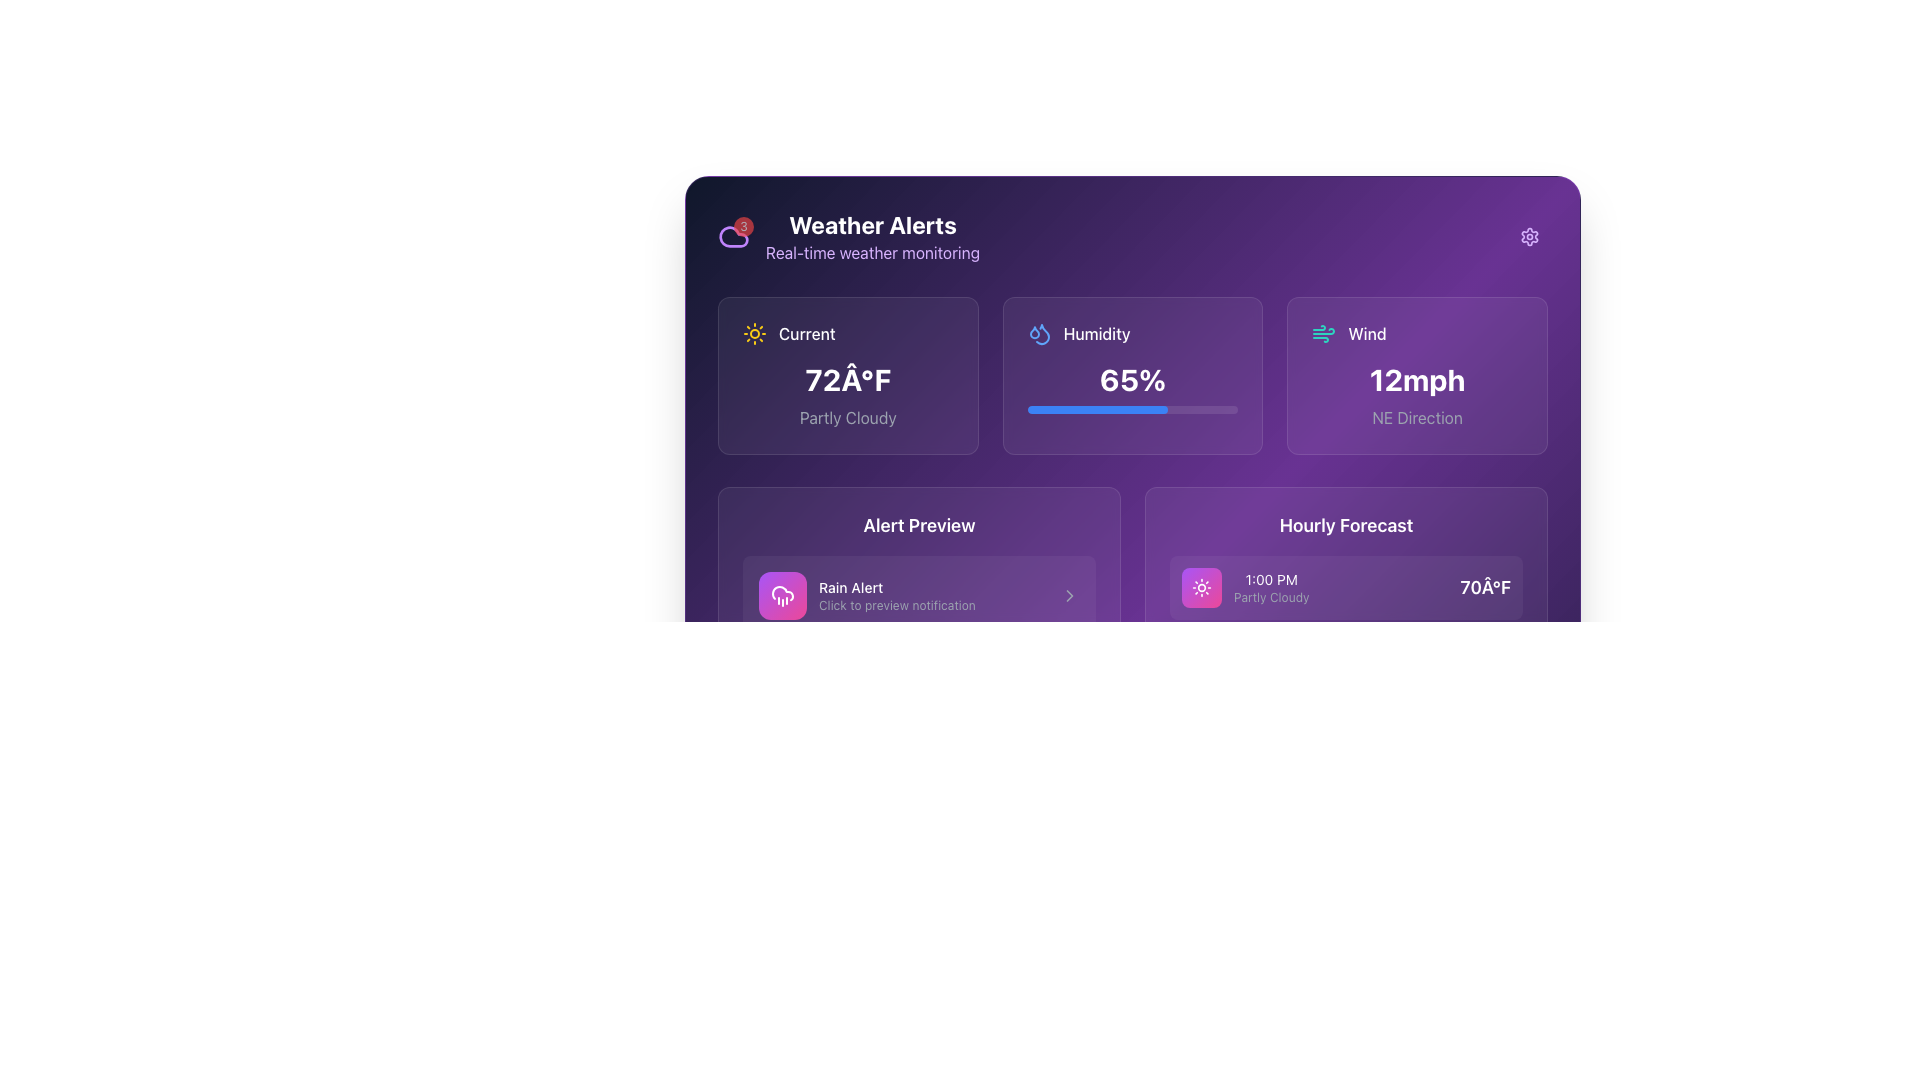 The image size is (1920, 1080). Describe the element at coordinates (1416, 416) in the screenshot. I see `text label providing additional information about the wind's direction located beneath the '12mph' text in the 'Wind' card in the top-right quadrant of the interface` at that location.